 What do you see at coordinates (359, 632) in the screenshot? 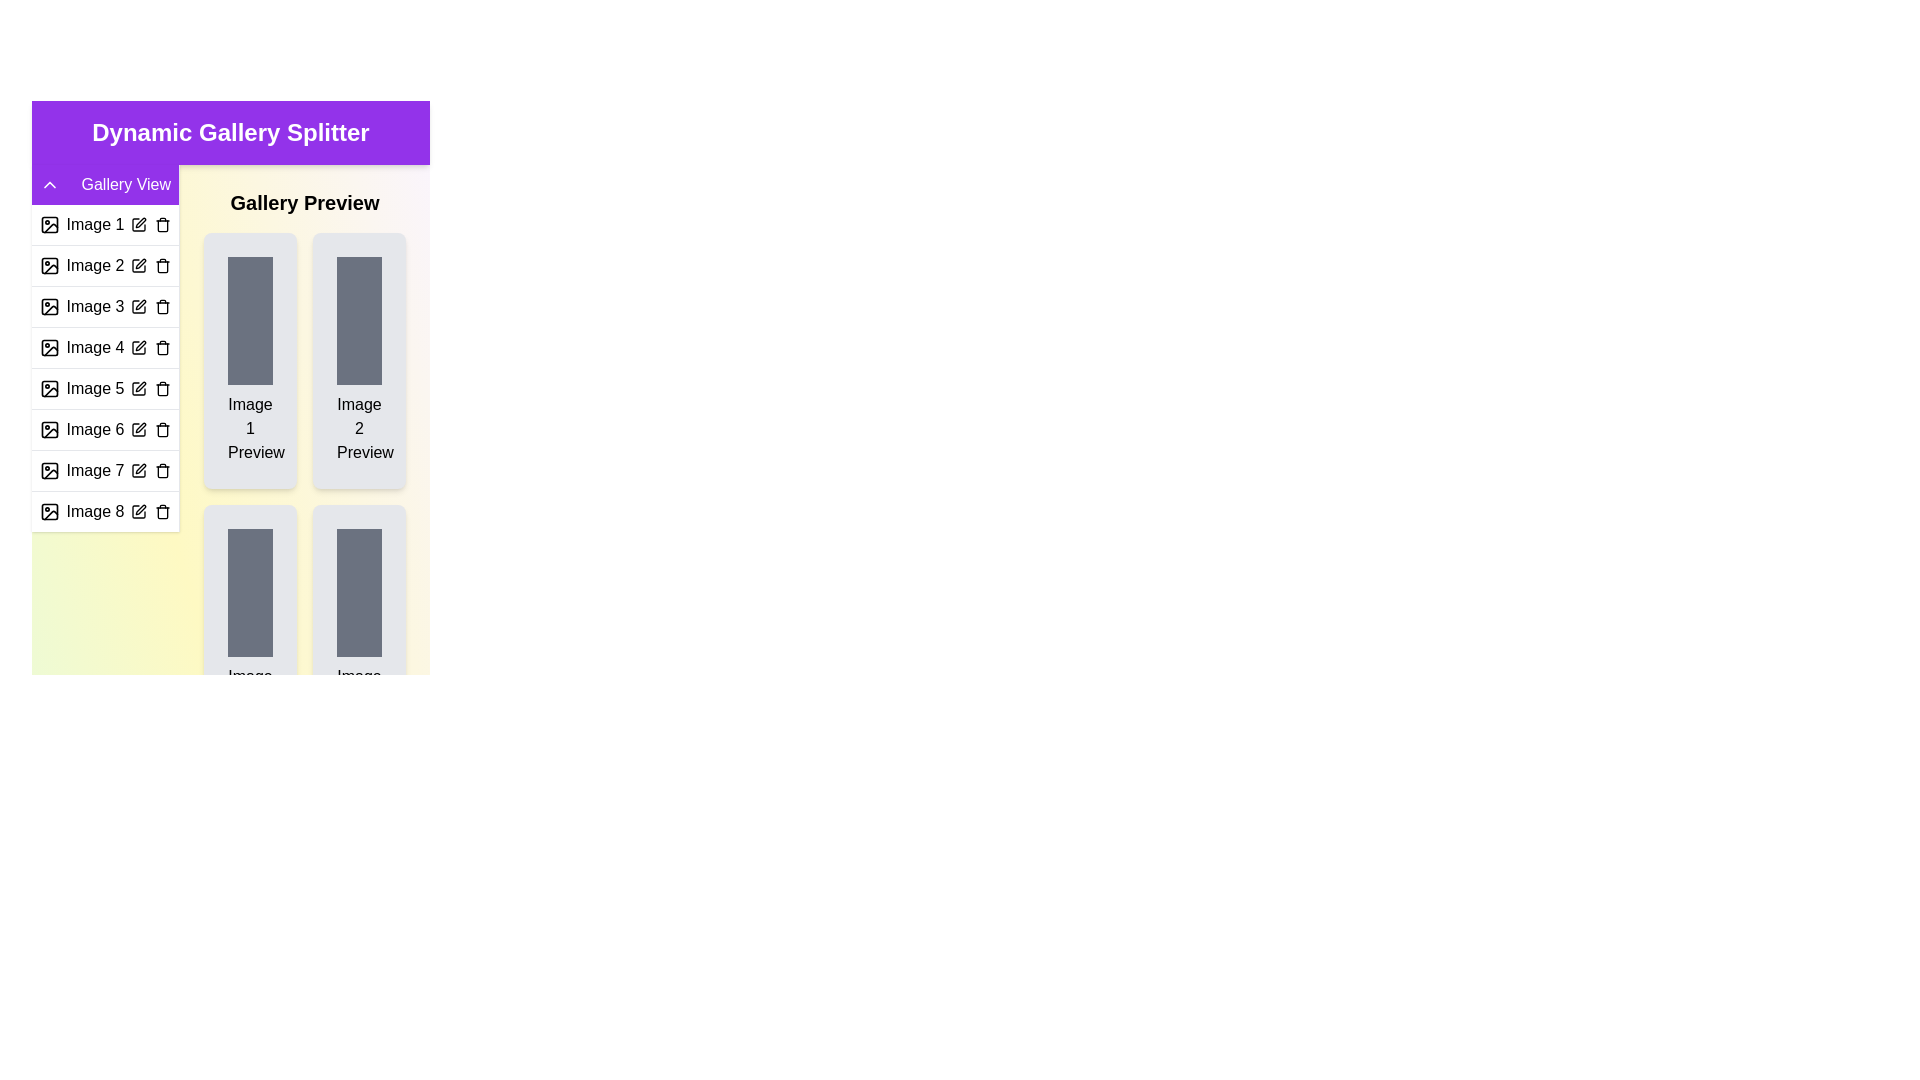
I see `the fourth Preview card for an image in the gallery` at bounding box center [359, 632].